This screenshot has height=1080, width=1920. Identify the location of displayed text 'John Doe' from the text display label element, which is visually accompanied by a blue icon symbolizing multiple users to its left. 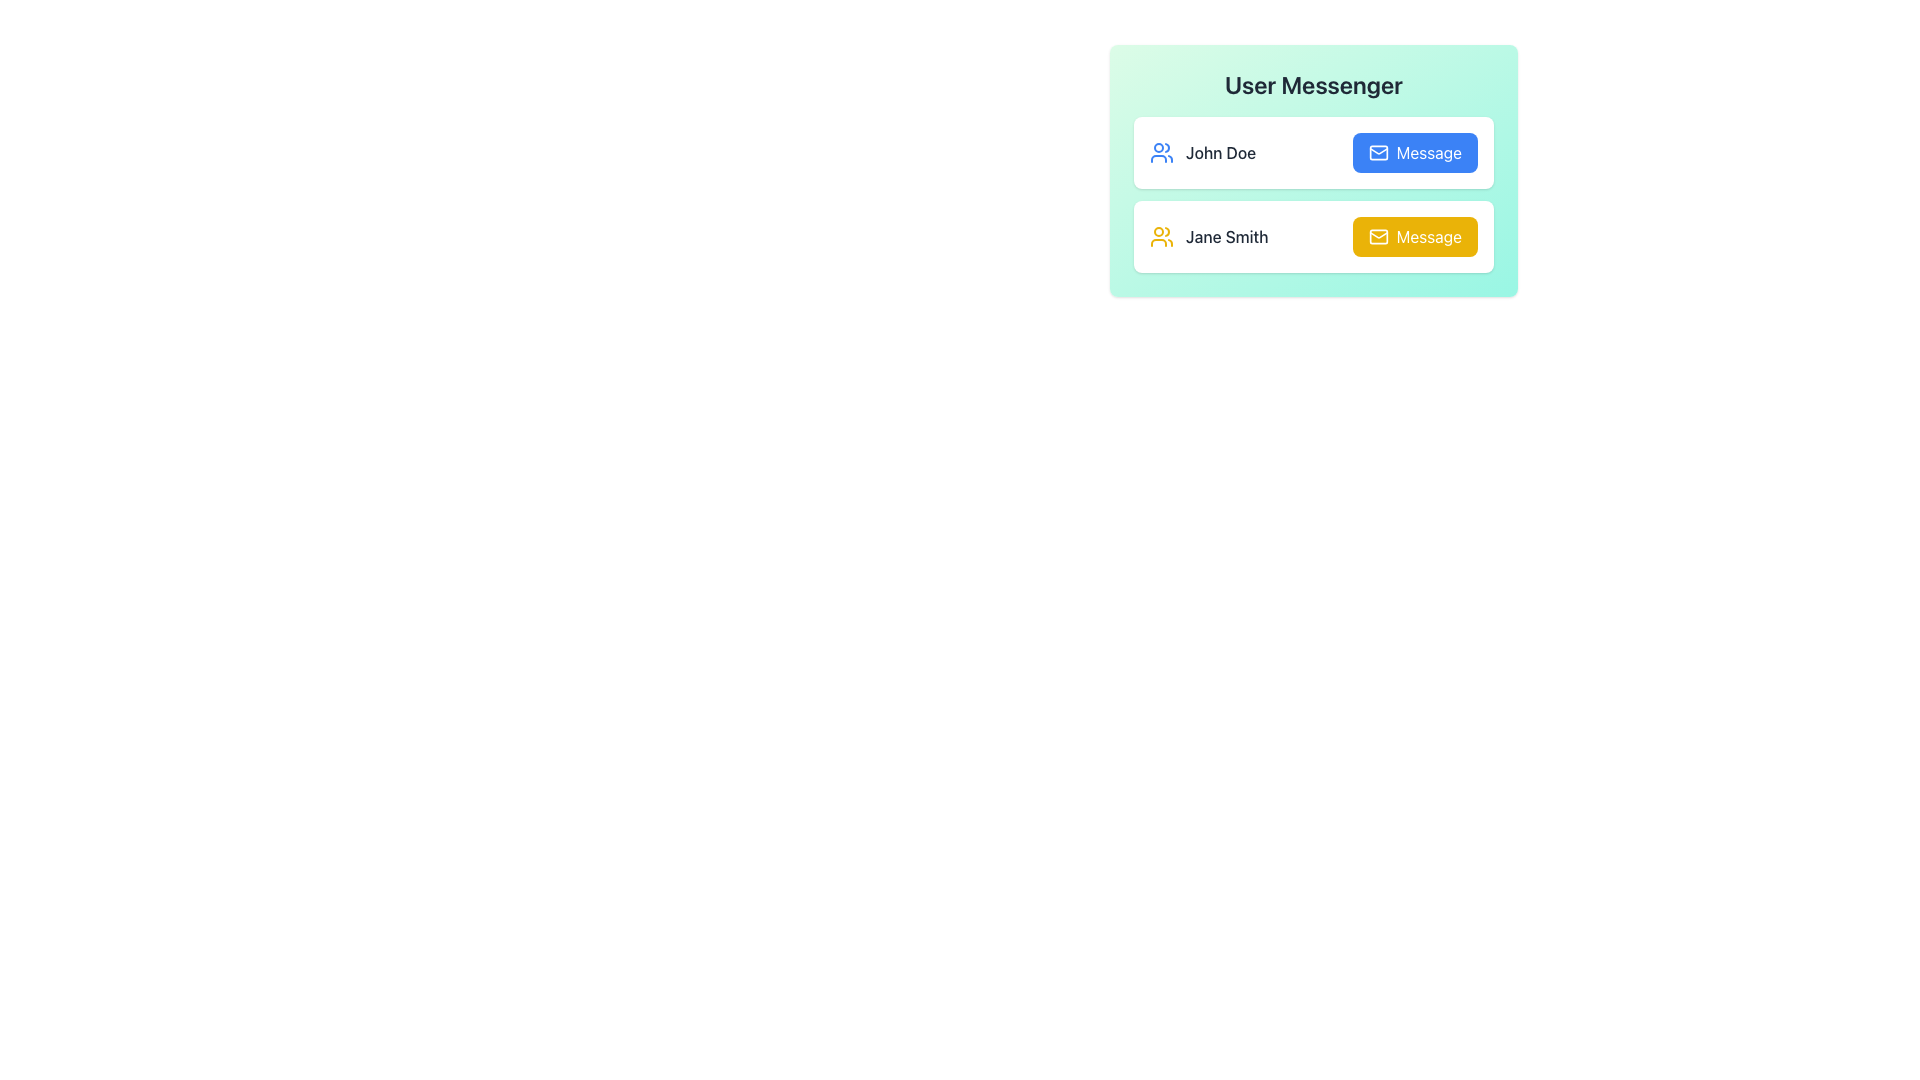
(1202, 152).